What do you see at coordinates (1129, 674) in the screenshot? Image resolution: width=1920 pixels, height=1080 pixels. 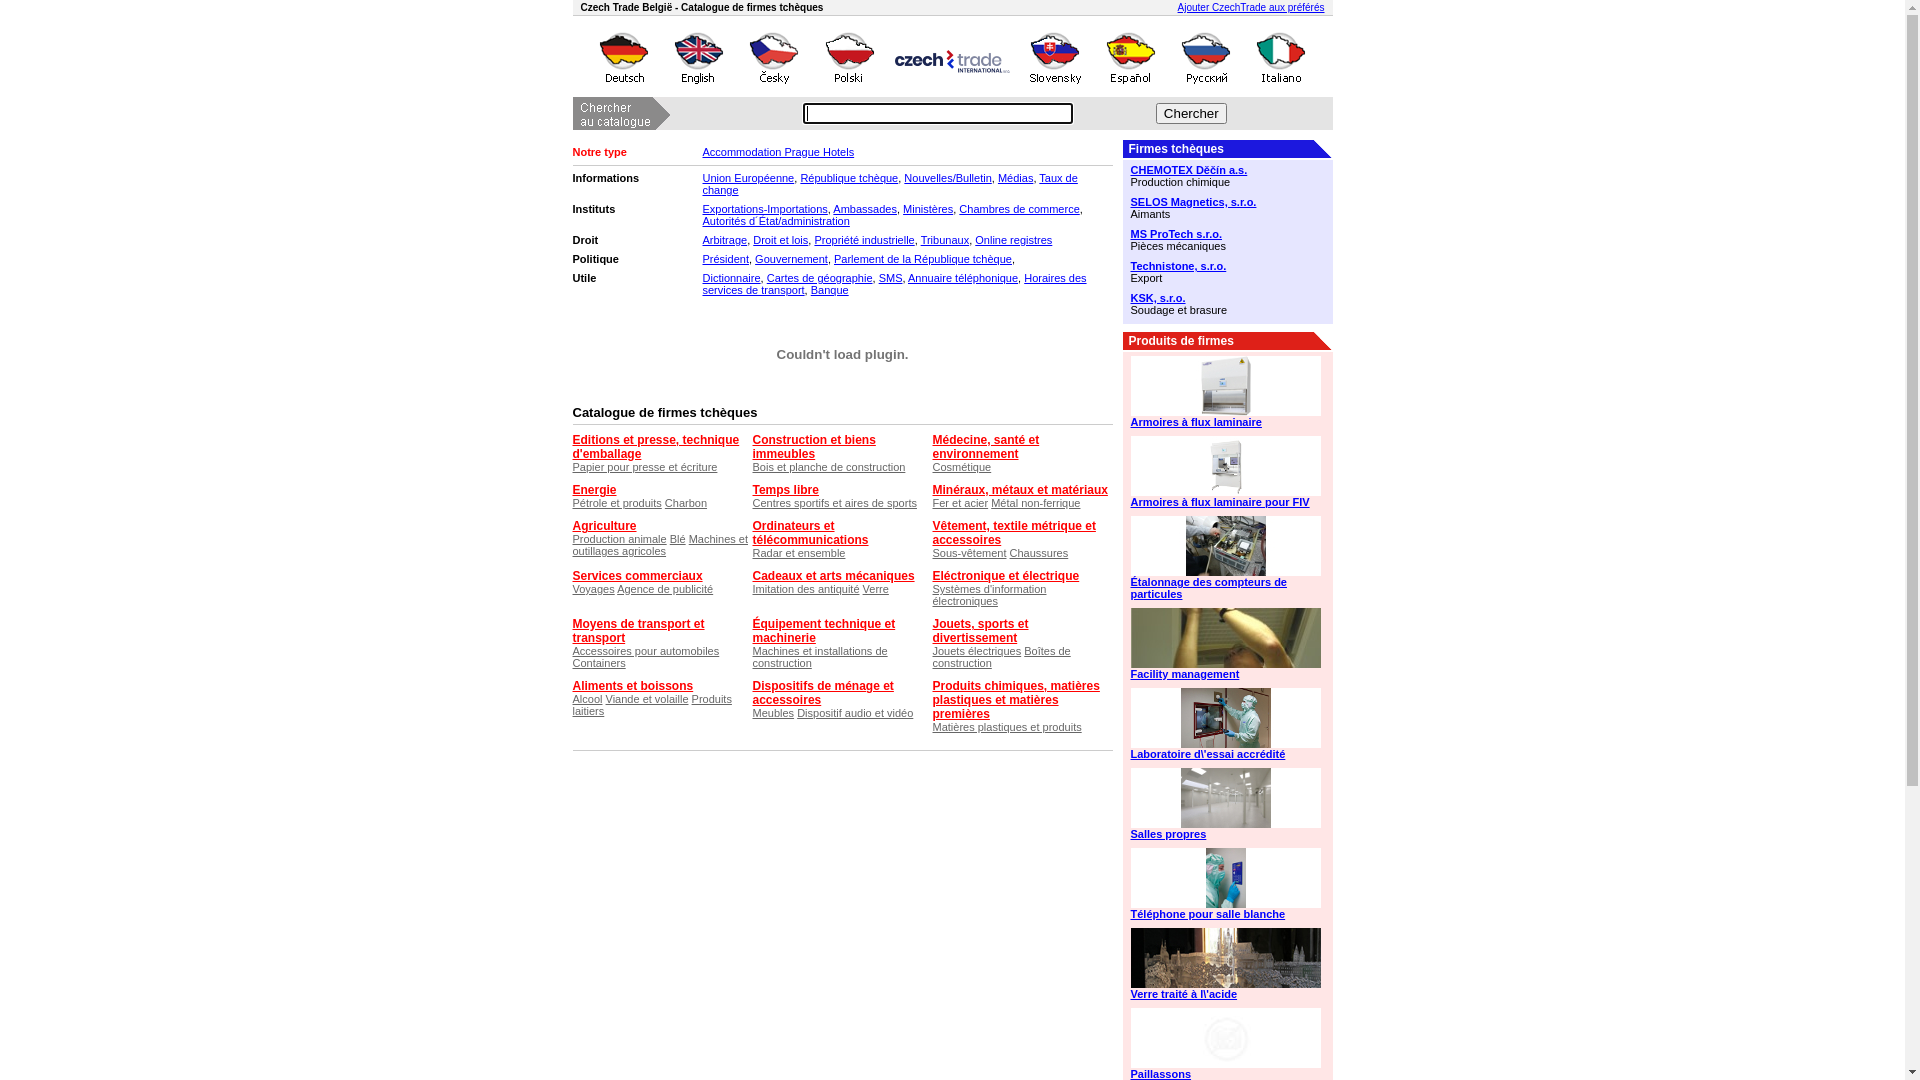 I see `'Facility management'` at bounding box center [1129, 674].